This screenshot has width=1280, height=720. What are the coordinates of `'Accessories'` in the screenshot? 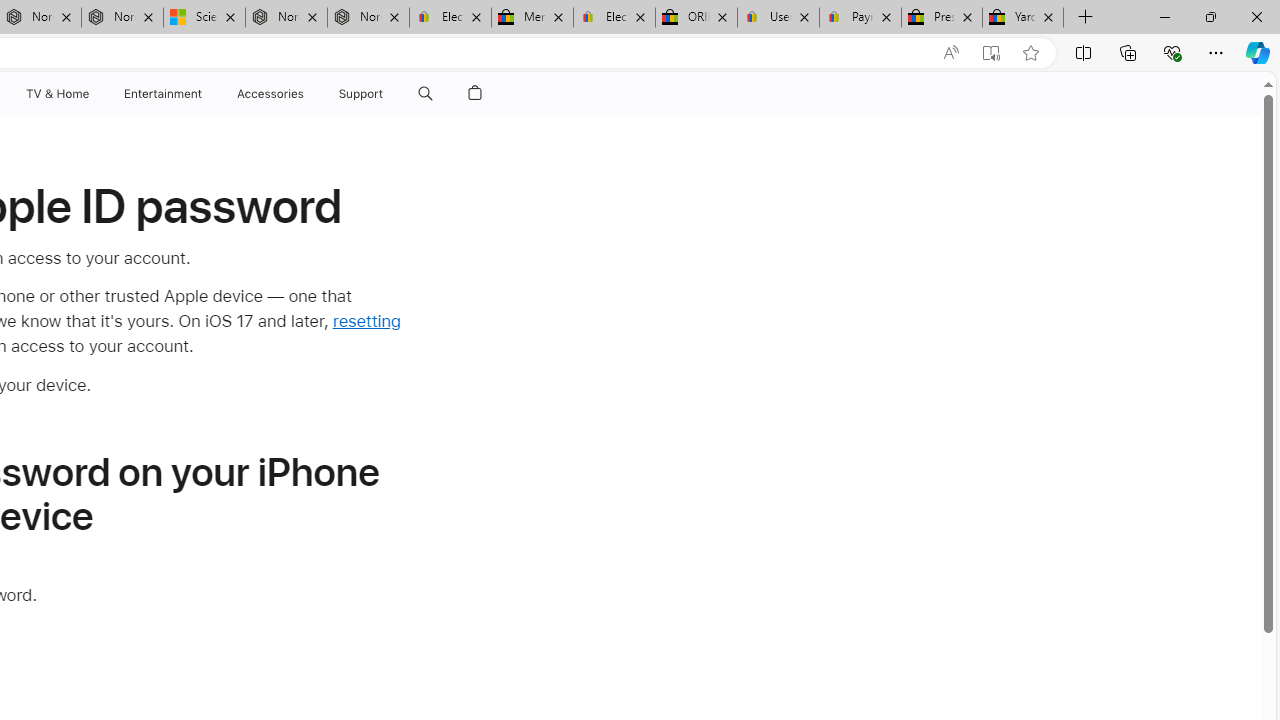 It's located at (269, 93).